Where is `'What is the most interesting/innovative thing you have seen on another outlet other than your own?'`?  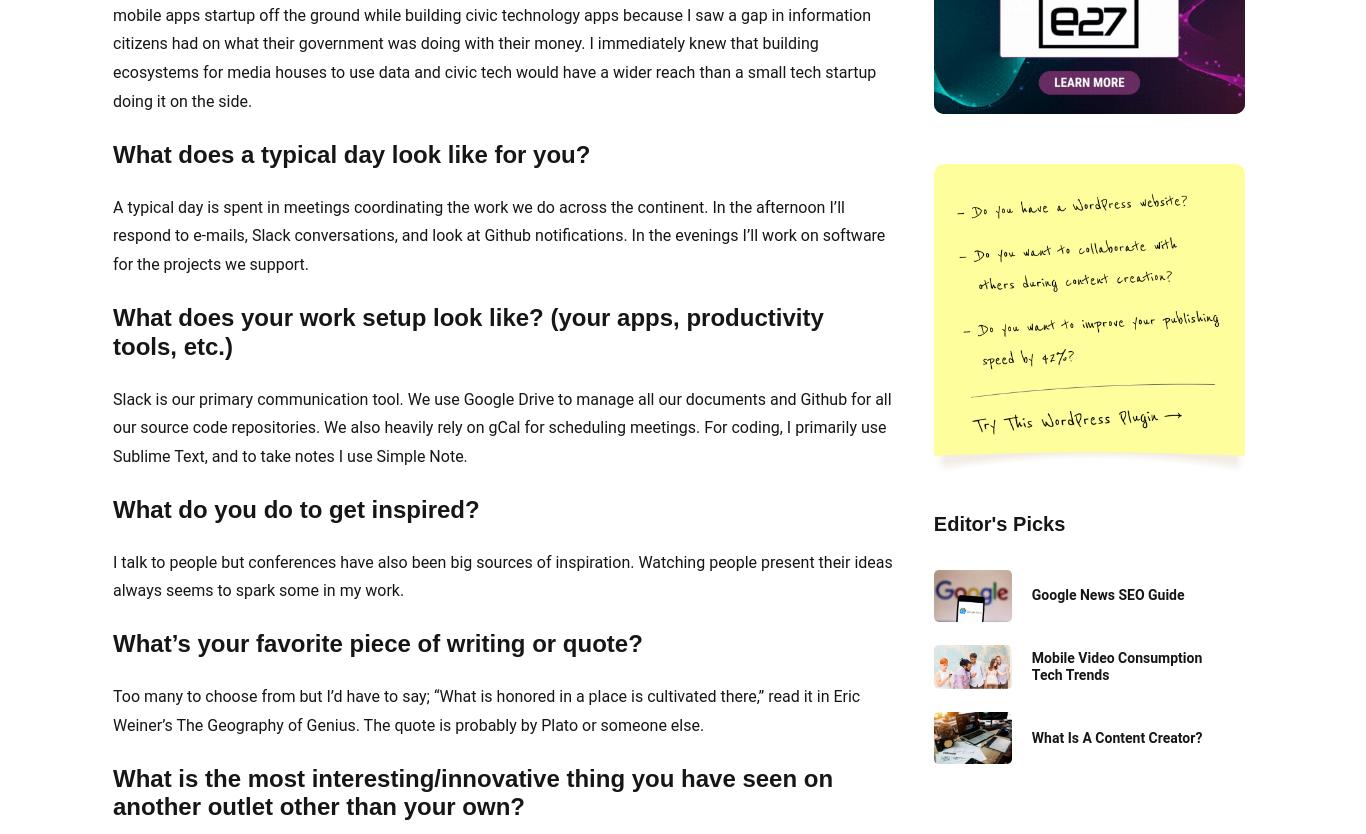 'What is the most interesting/innovative thing you have seen on another outlet other than your own?' is located at coordinates (473, 790).